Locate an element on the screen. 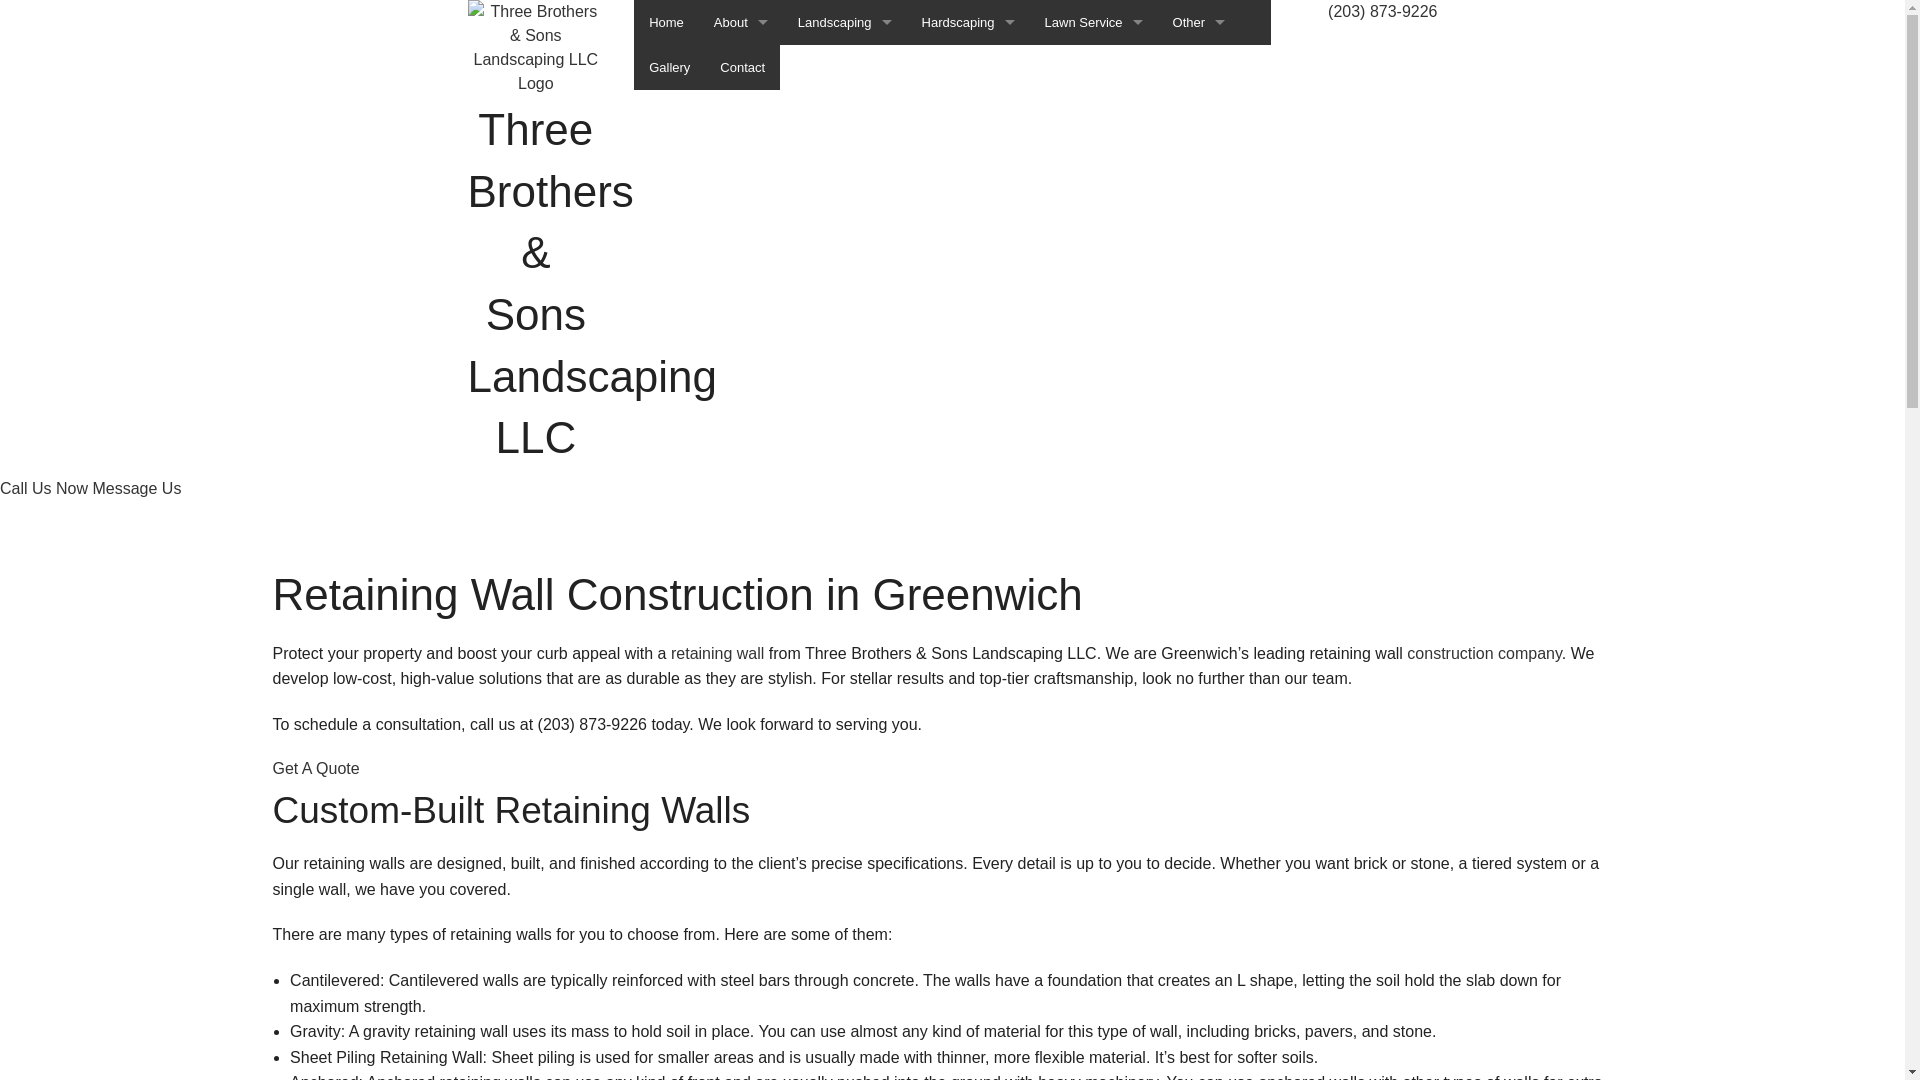 The height and width of the screenshot is (1080, 1920). 'Residential Snow Removal' is located at coordinates (1199, 786).